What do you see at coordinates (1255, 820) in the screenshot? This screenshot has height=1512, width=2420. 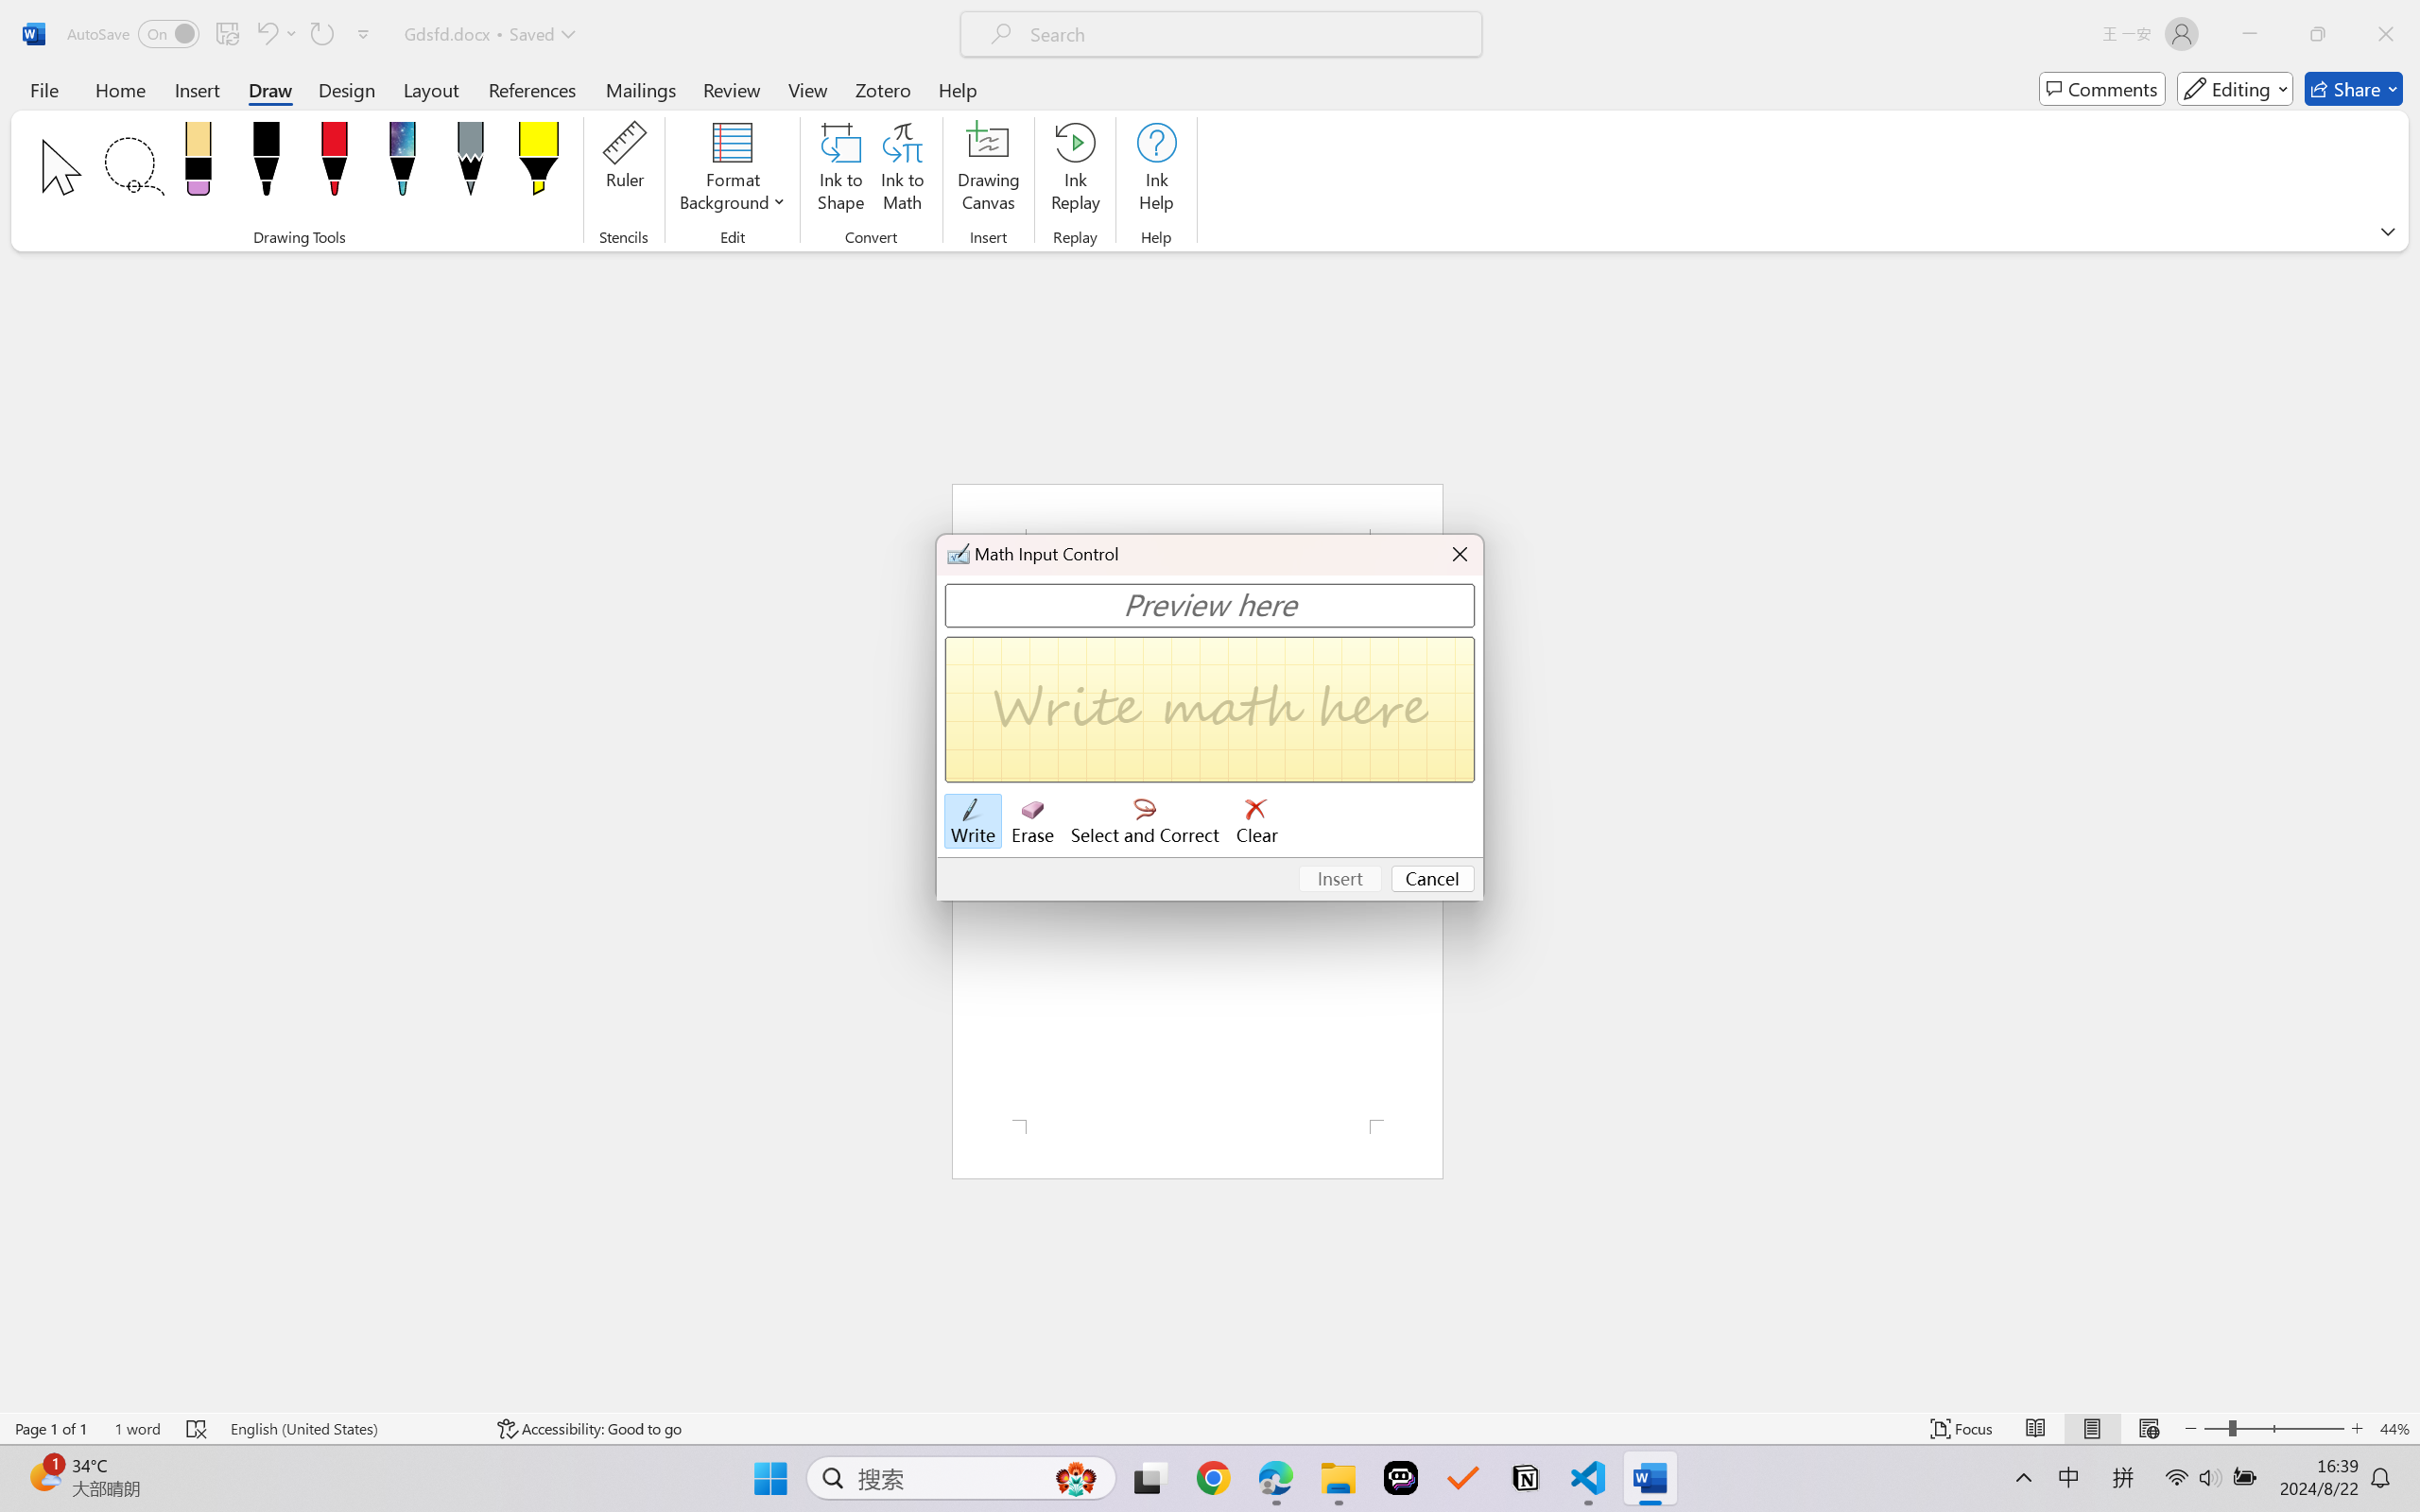 I see `'Clear'` at bounding box center [1255, 820].